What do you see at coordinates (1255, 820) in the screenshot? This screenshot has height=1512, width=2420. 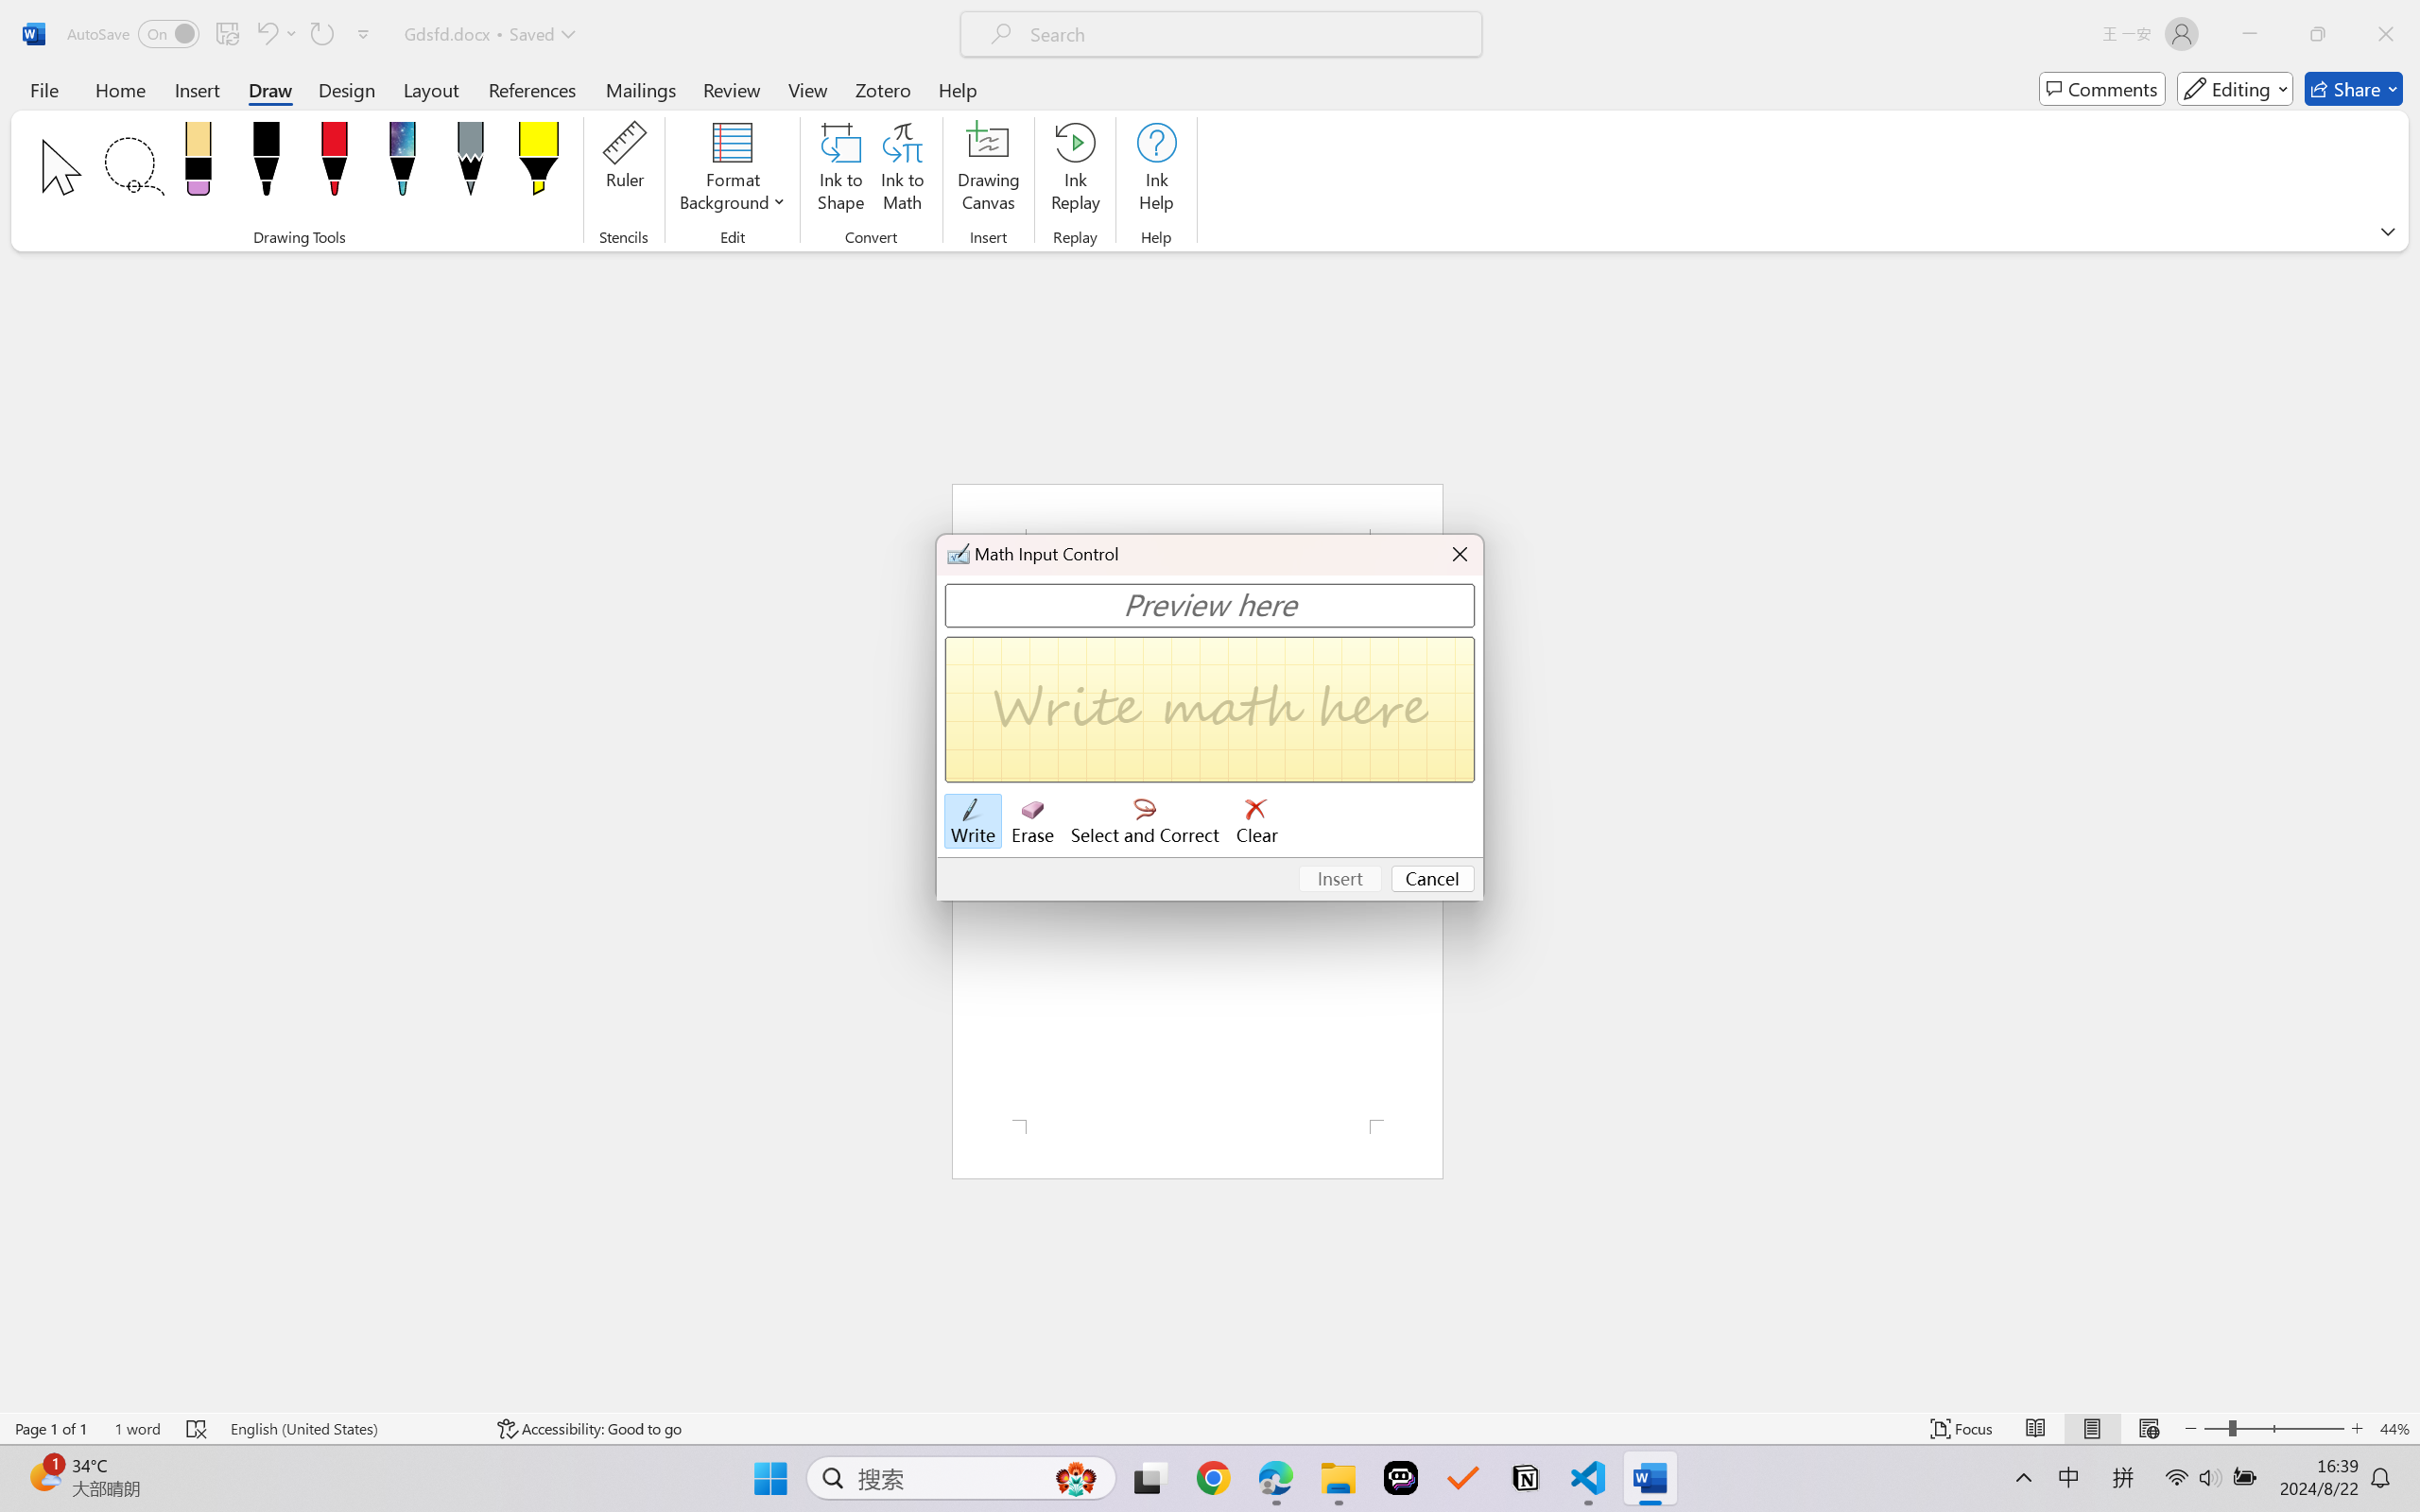 I see `'Clear'` at bounding box center [1255, 820].